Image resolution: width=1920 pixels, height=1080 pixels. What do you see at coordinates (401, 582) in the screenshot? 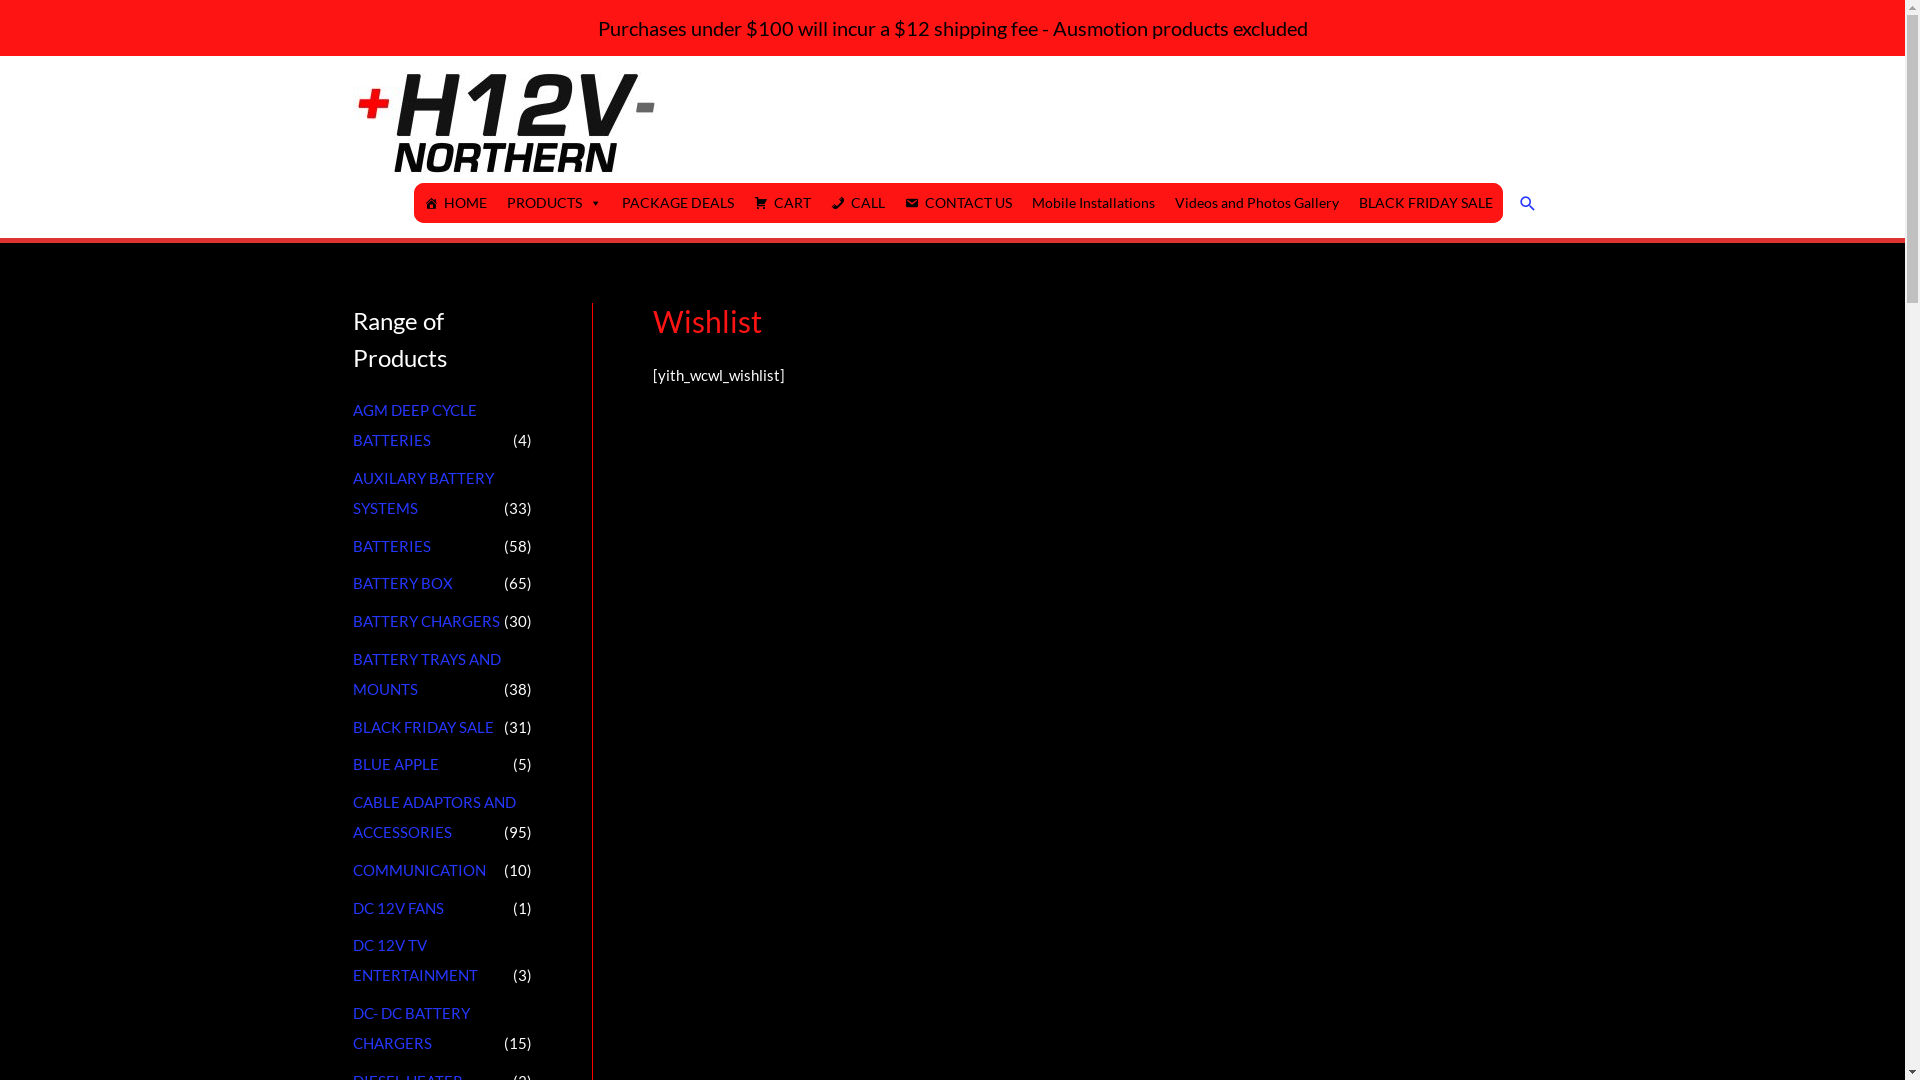
I see `'BATTERY BOX'` at bounding box center [401, 582].